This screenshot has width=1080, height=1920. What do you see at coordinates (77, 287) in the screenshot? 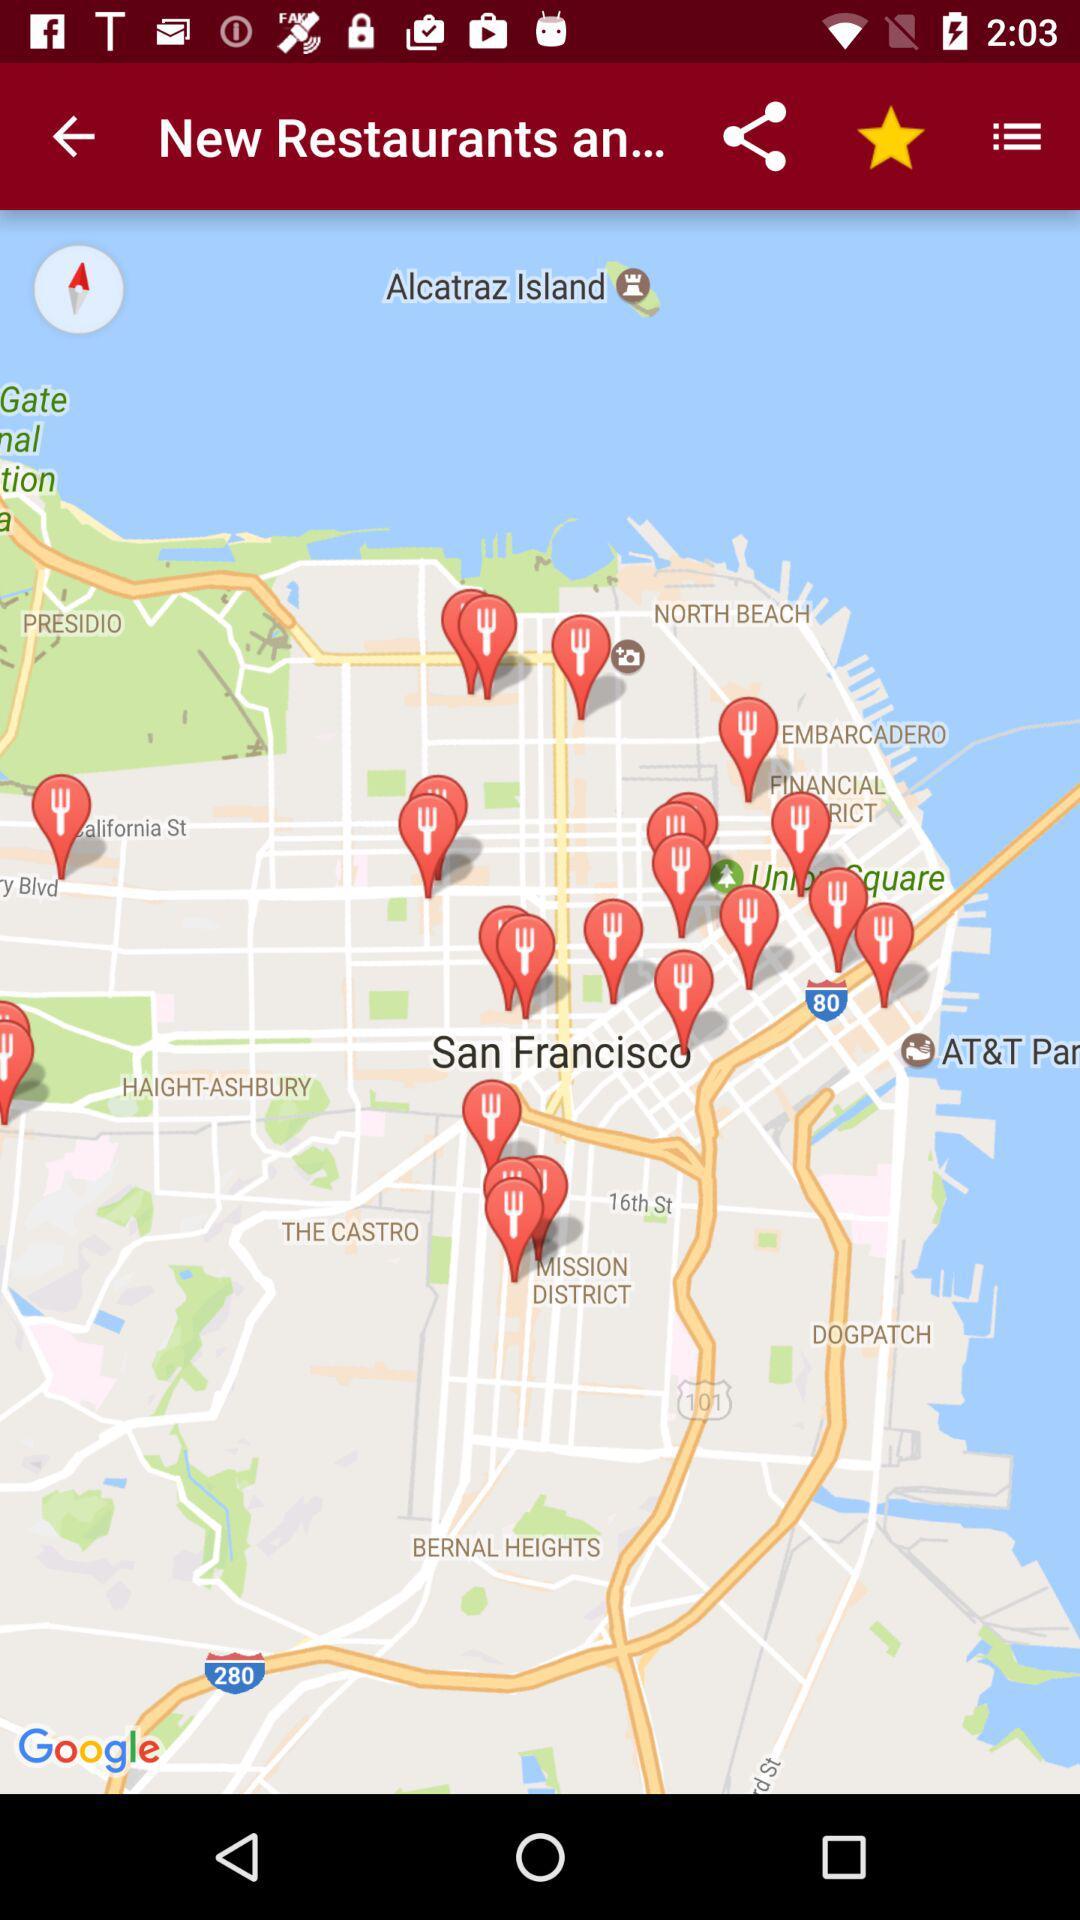
I see `the explore icon` at bounding box center [77, 287].